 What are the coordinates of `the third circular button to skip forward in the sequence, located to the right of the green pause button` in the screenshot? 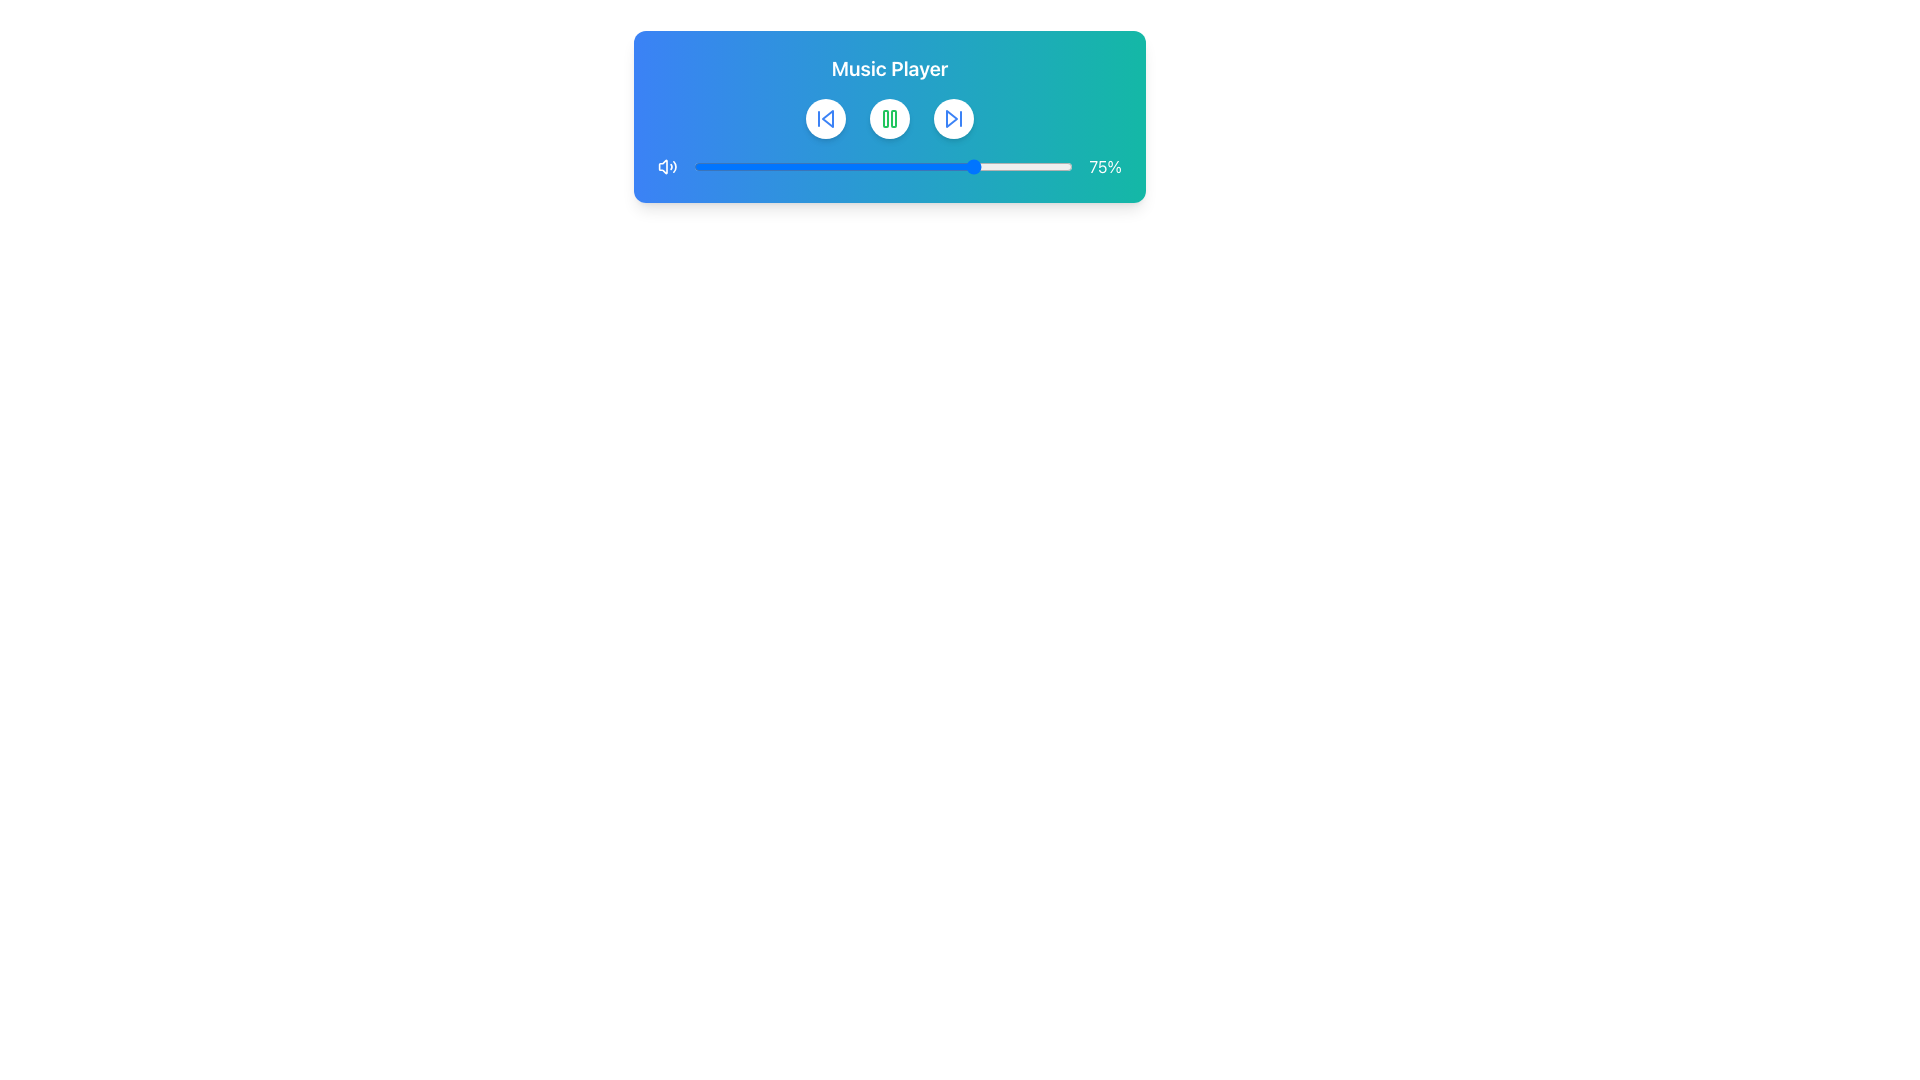 It's located at (953, 119).